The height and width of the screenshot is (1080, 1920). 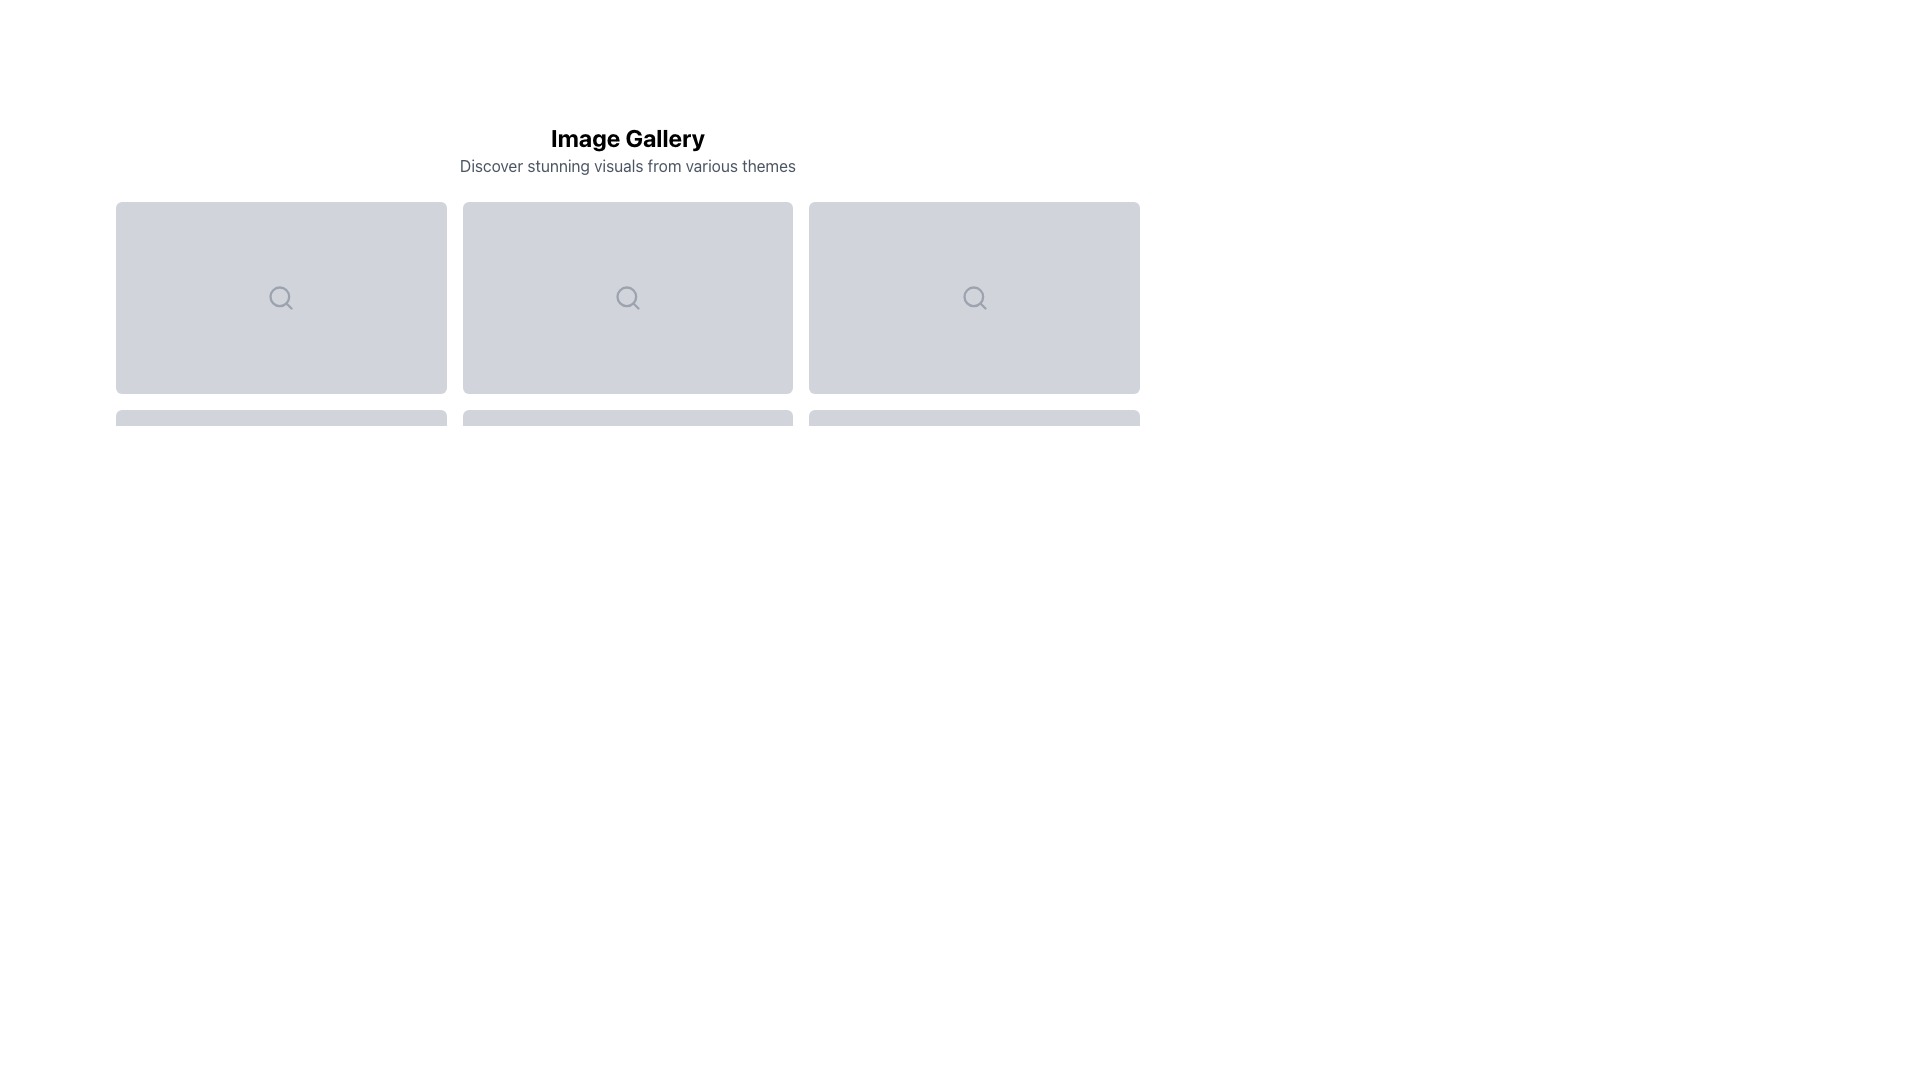 What do you see at coordinates (974, 297) in the screenshot?
I see `the third Gallery item card in the first row` at bounding box center [974, 297].